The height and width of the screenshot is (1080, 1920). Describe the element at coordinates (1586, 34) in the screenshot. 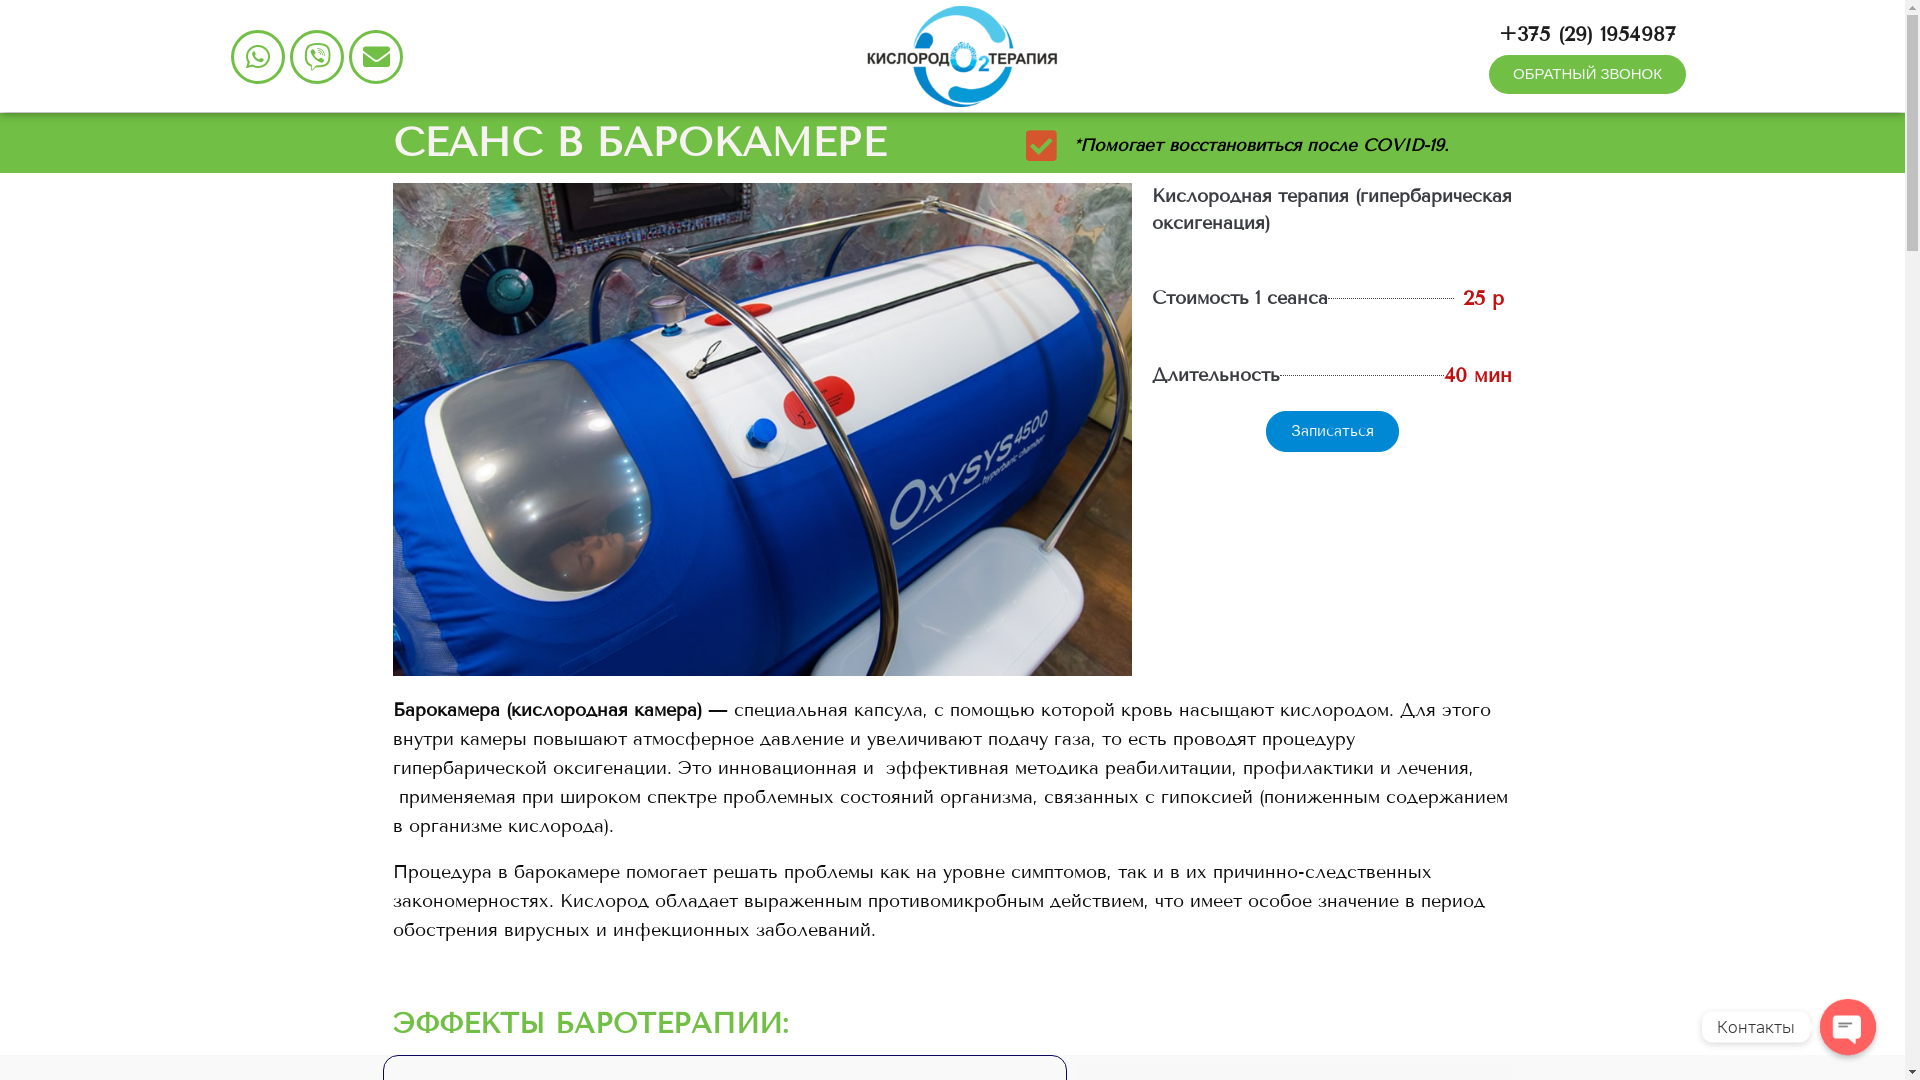

I see `'+375 (29) 1954987'` at that location.